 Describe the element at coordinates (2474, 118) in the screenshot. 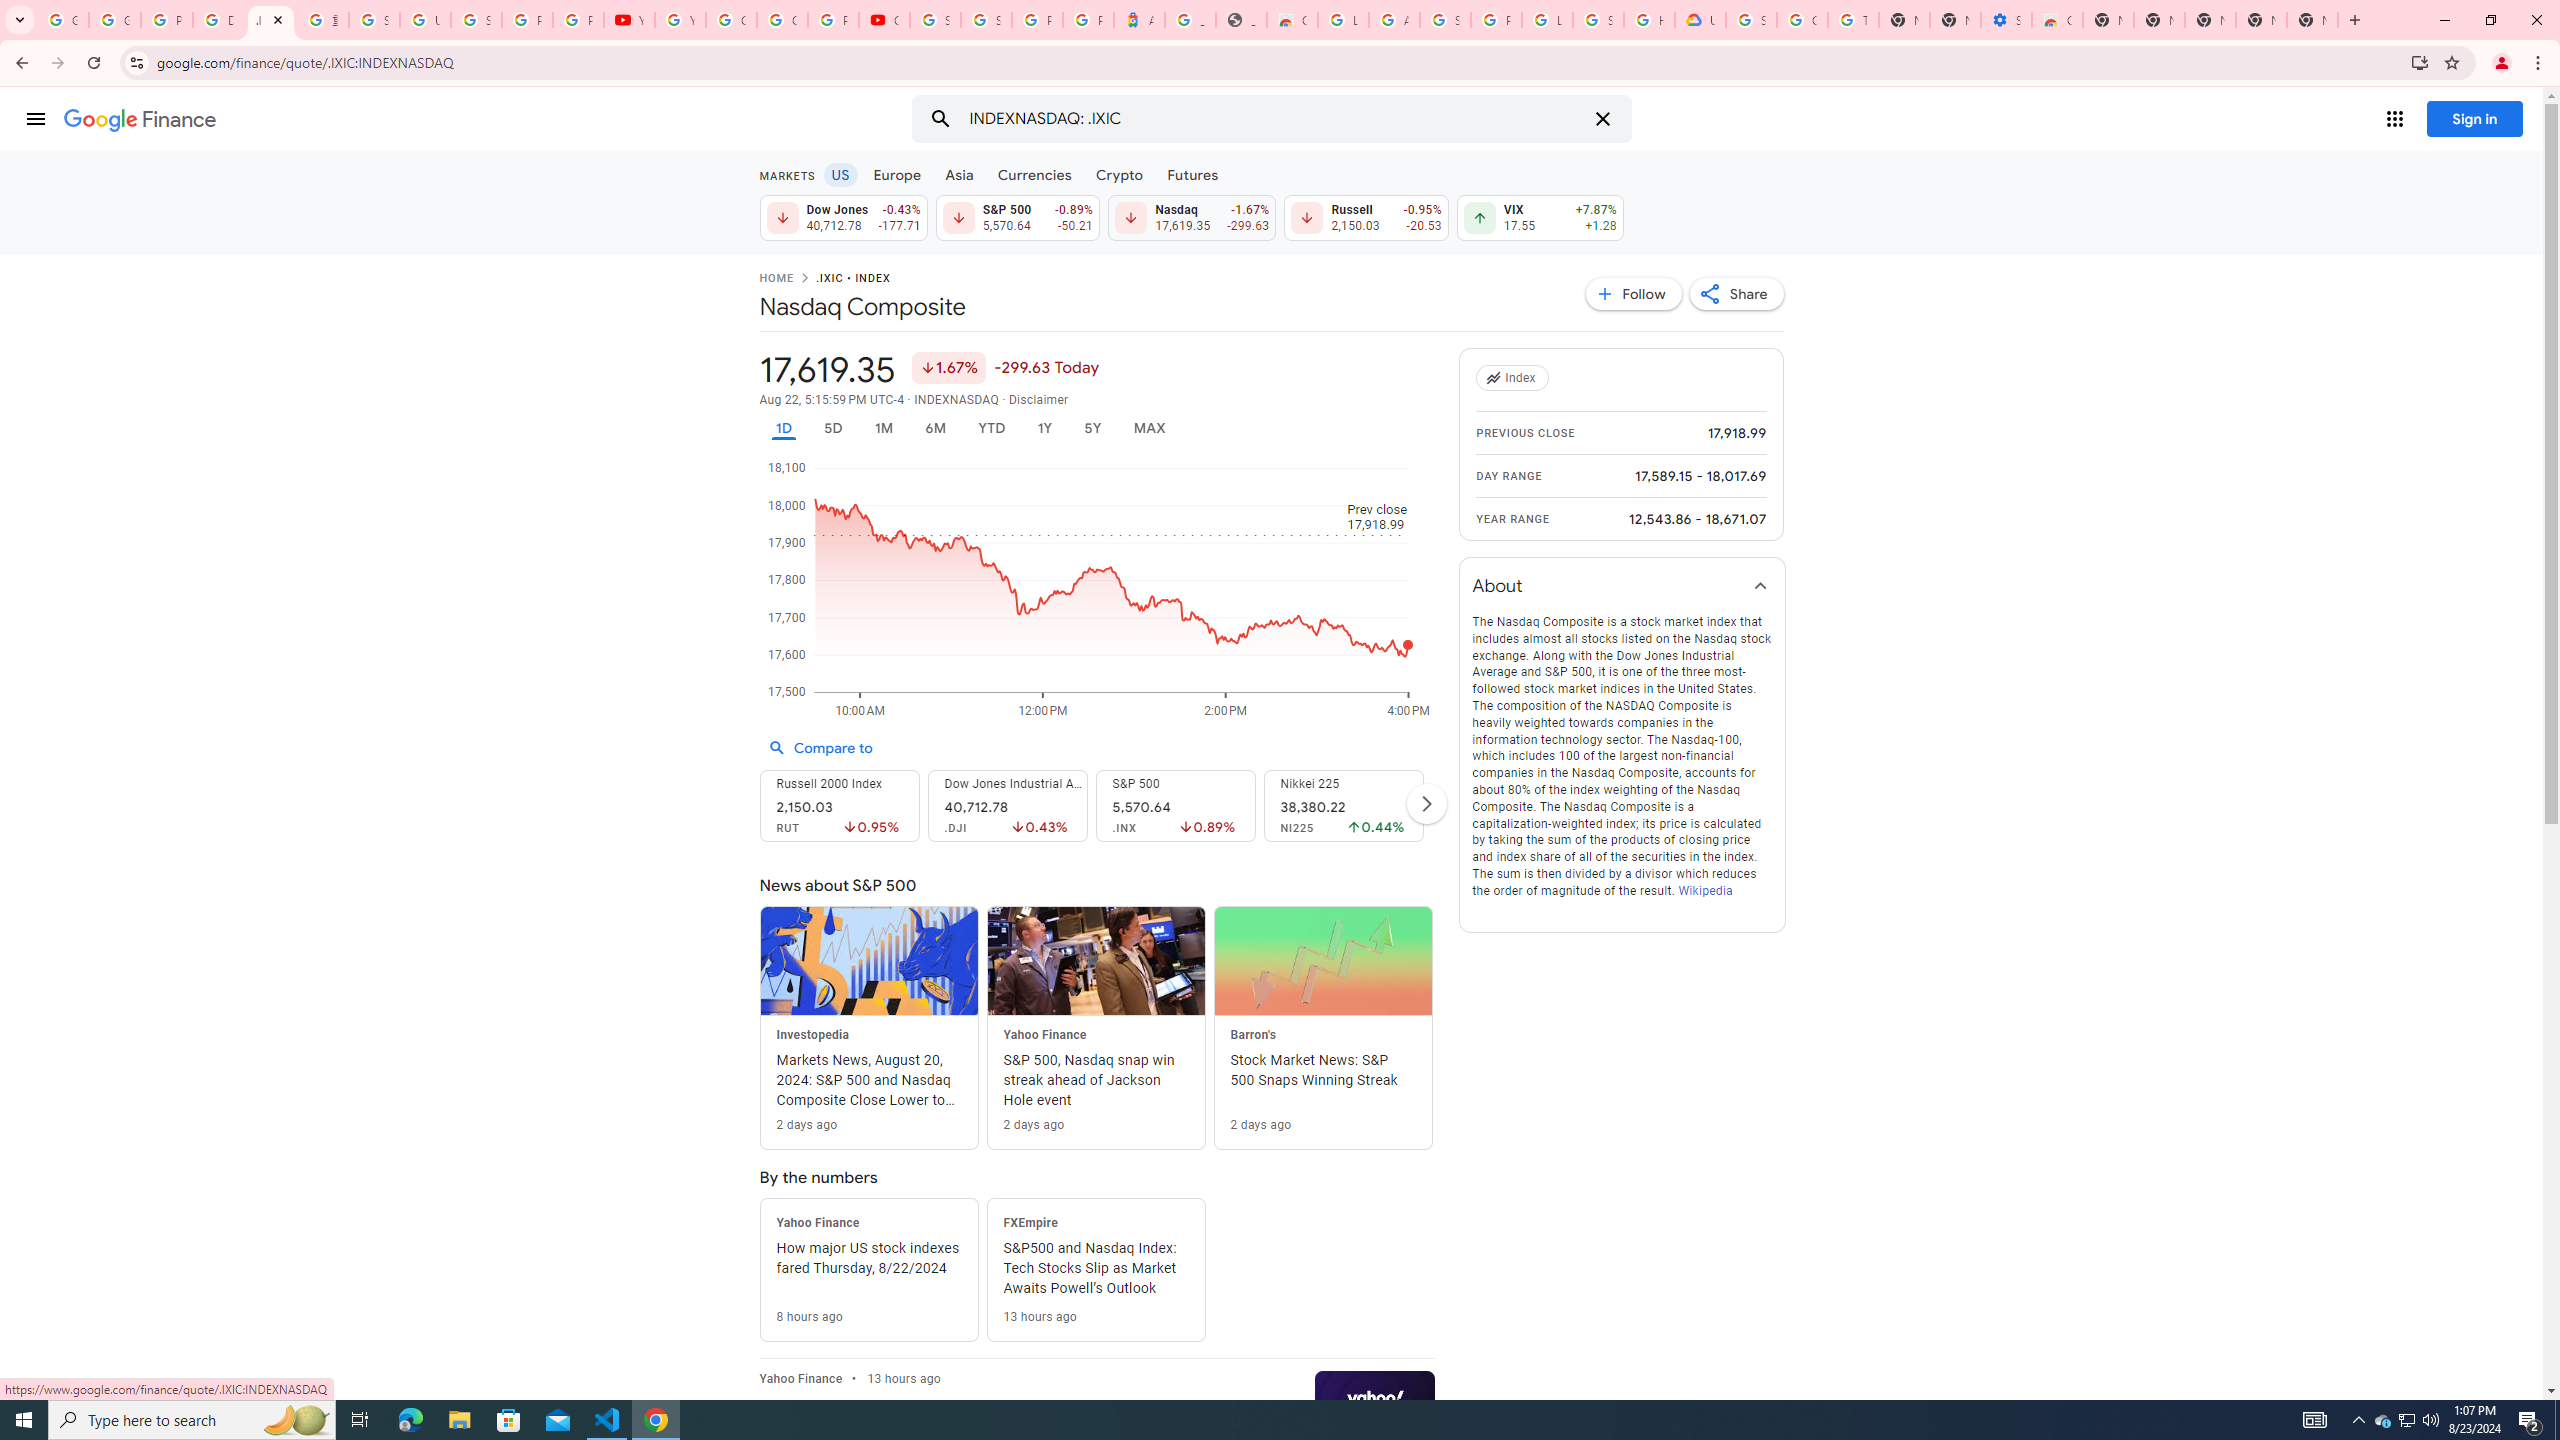

I see `'Sign in'` at that location.